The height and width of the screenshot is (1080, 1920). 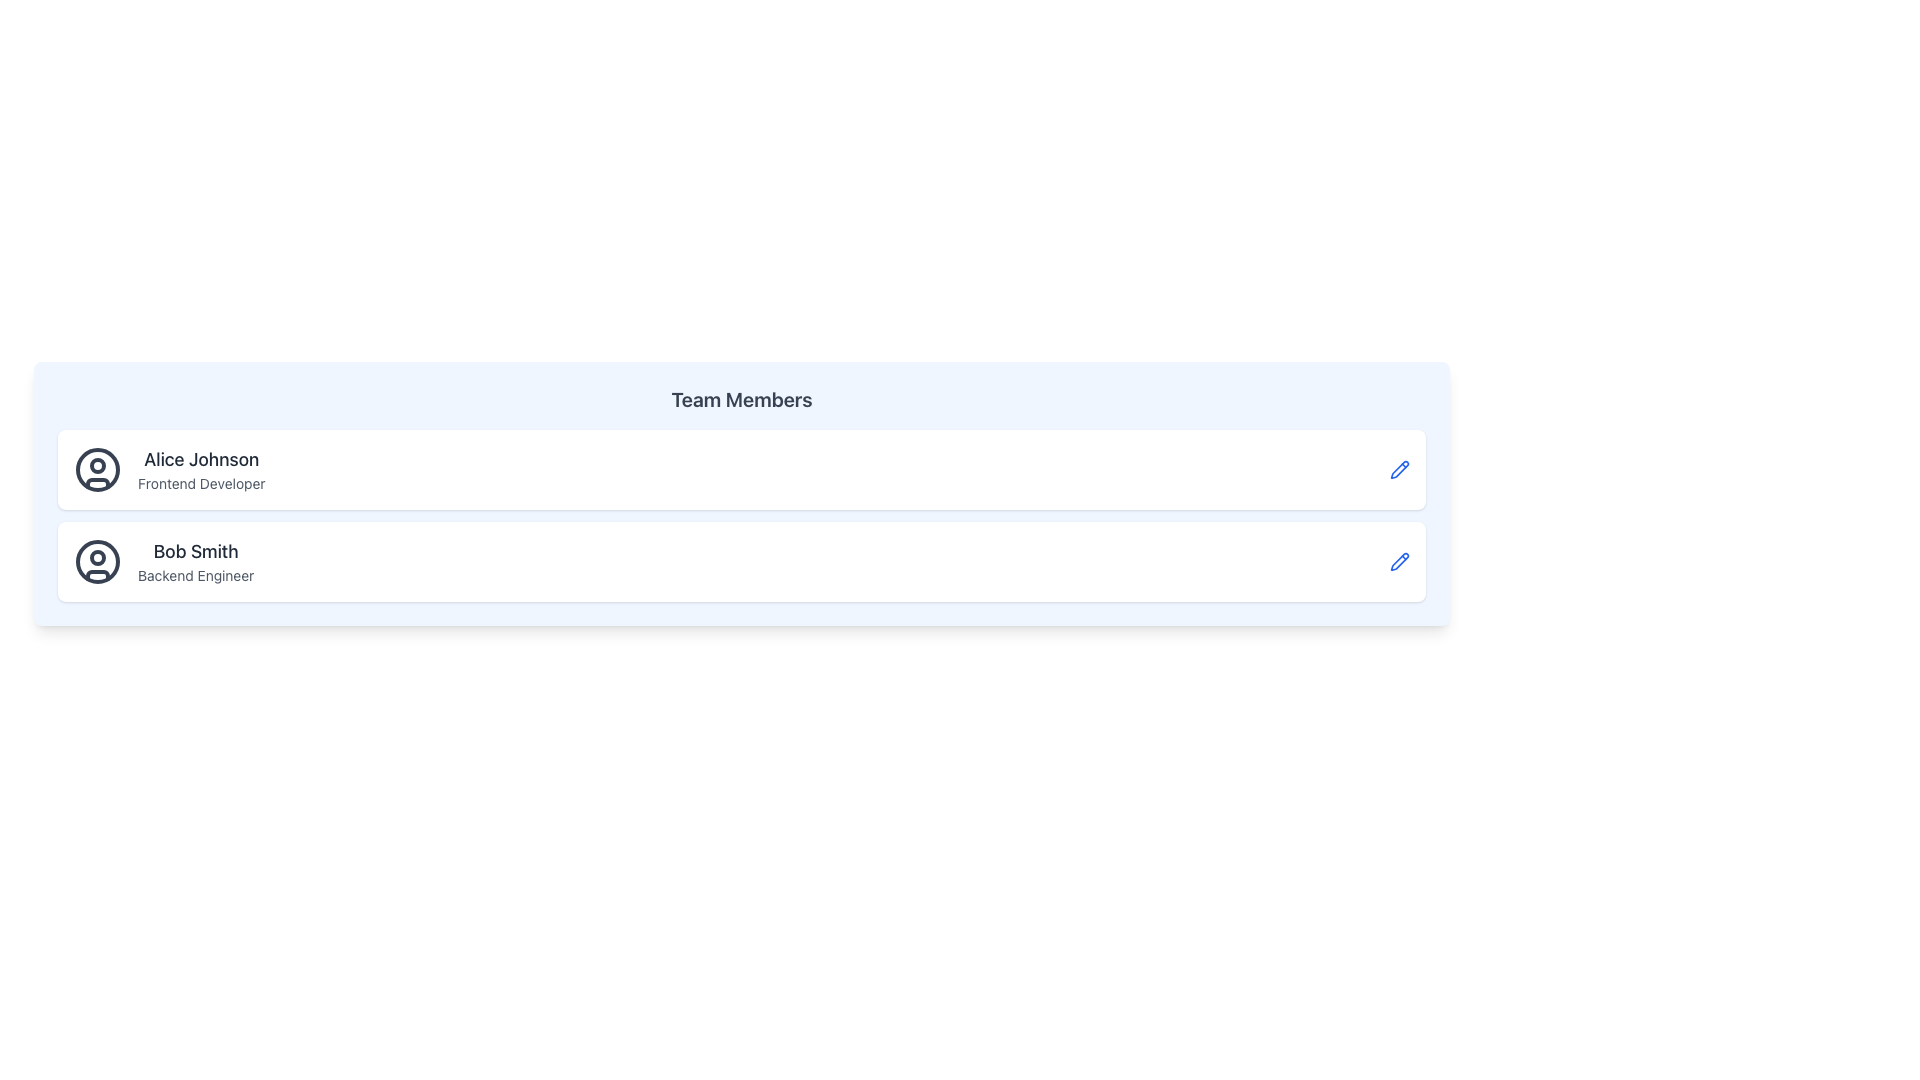 What do you see at coordinates (96, 562) in the screenshot?
I see `properties of the outermost circular border SVG Circle representing the profile of 'Bob Smith,' the second entry in the 'Team Members' list, using development tools` at bounding box center [96, 562].